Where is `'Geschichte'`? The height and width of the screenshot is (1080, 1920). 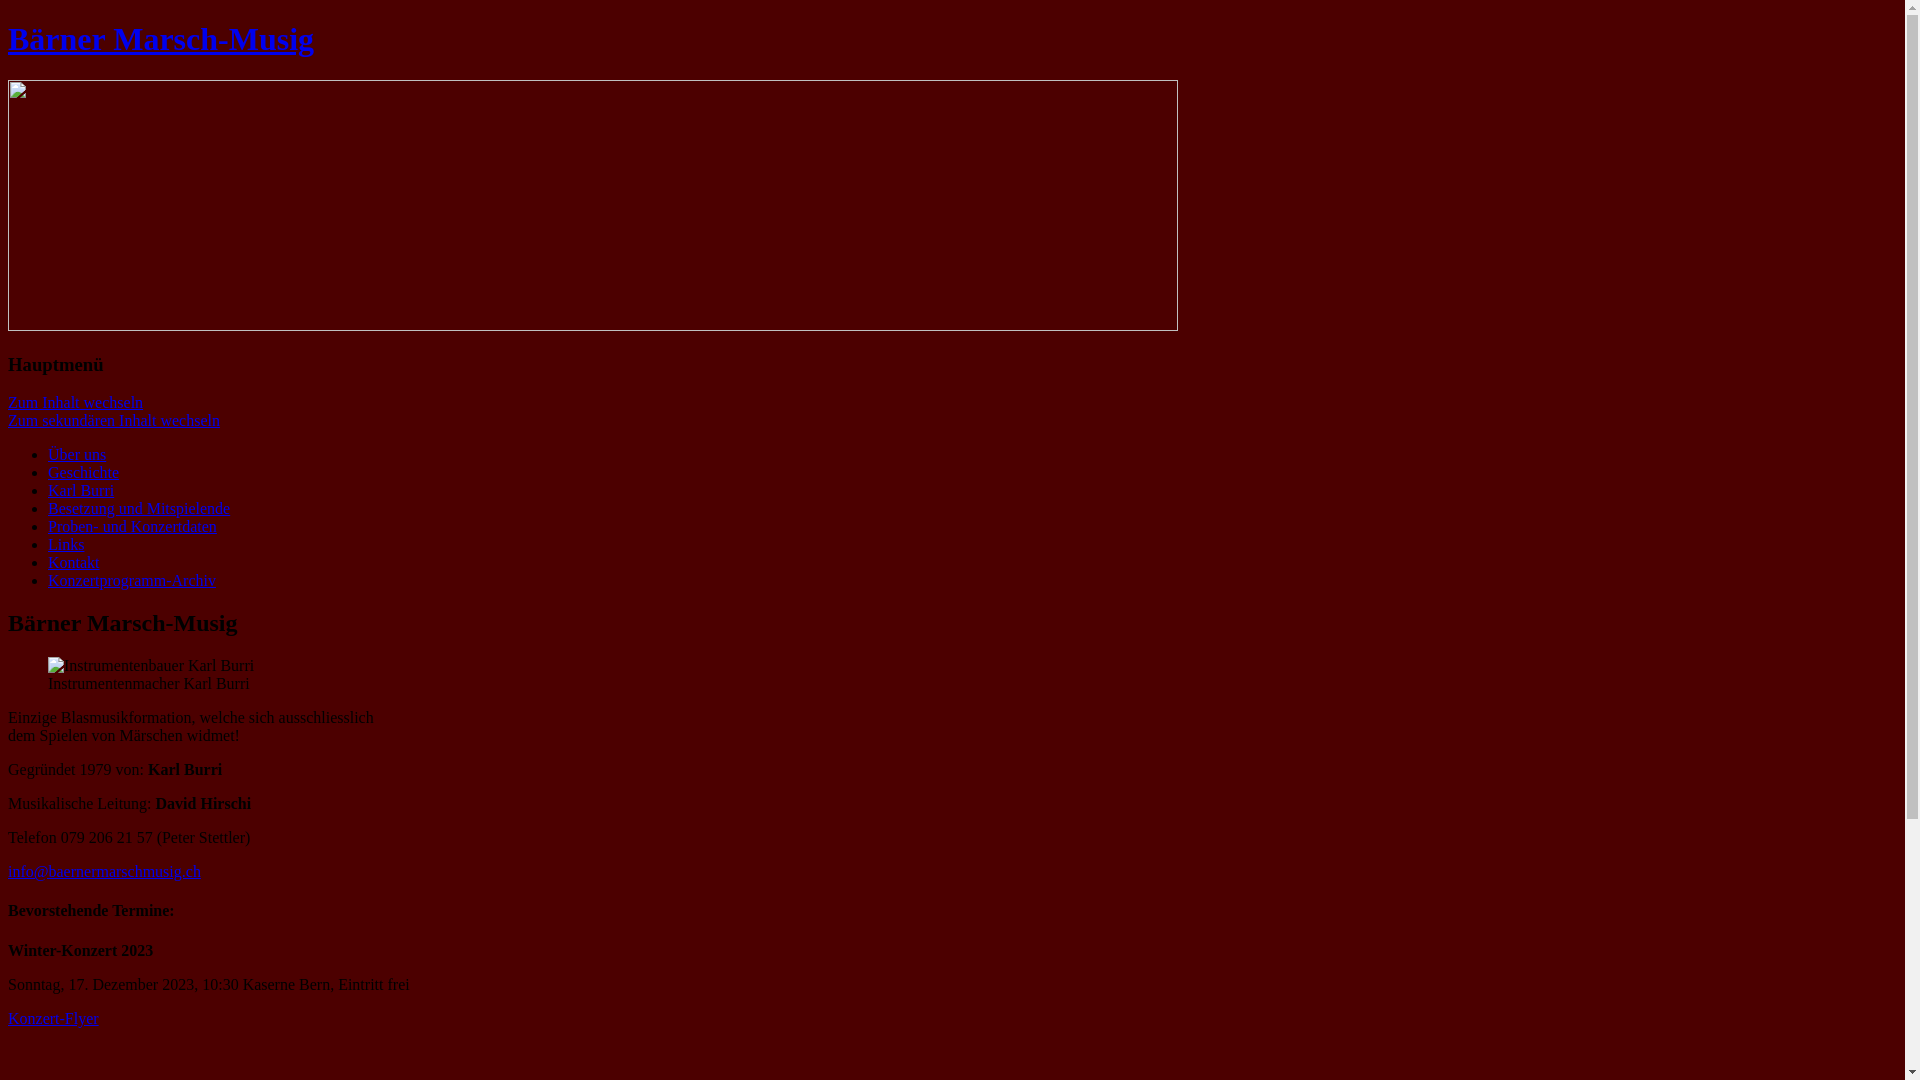 'Geschichte' is located at coordinates (82, 472).